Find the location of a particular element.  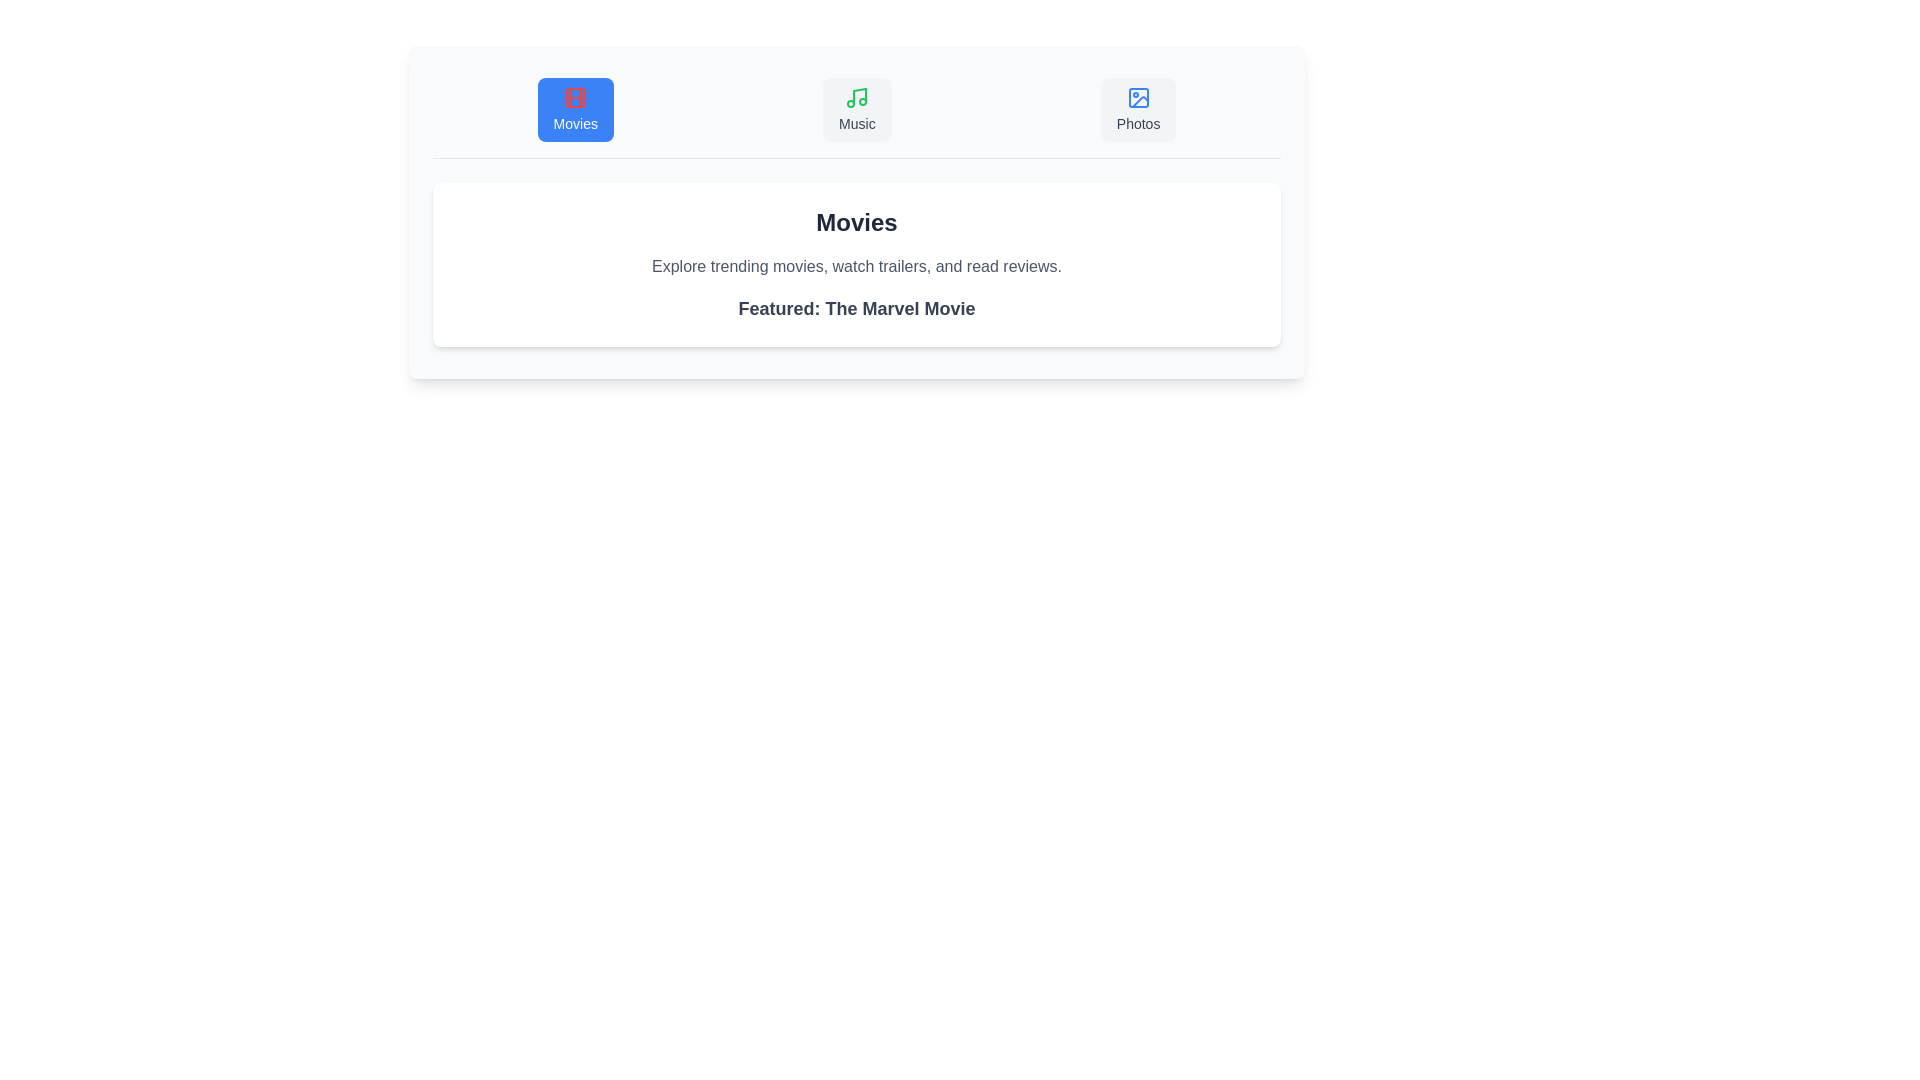

the Photos tab in the MultimediaBrowser component is located at coordinates (1138, 110).